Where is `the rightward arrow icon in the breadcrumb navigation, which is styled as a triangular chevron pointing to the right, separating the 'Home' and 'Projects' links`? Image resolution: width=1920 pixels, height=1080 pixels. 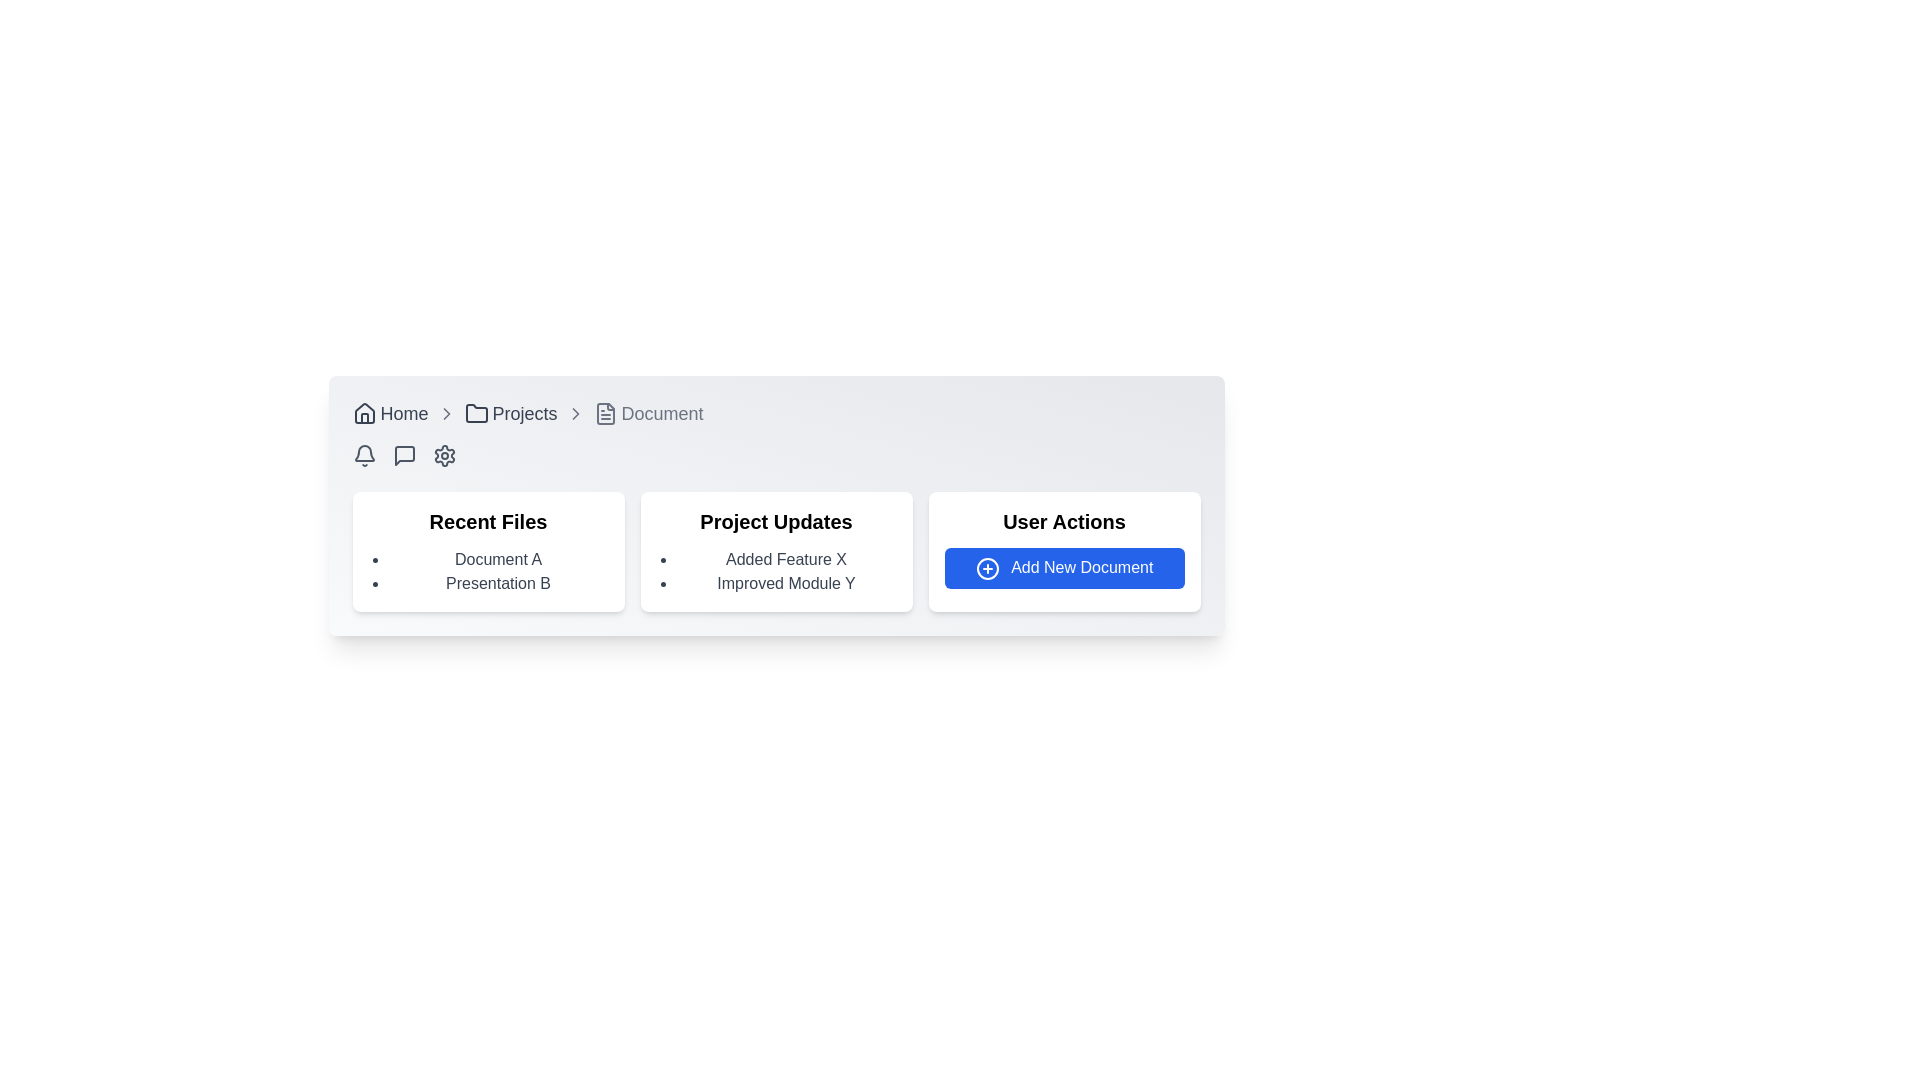 the rightward arrow icon in the breadcrumb navigation, which is styled as a triangular chevron pointing to the right, separating the 'Home' and 'Projects' links is located at coordinates (445, 412).